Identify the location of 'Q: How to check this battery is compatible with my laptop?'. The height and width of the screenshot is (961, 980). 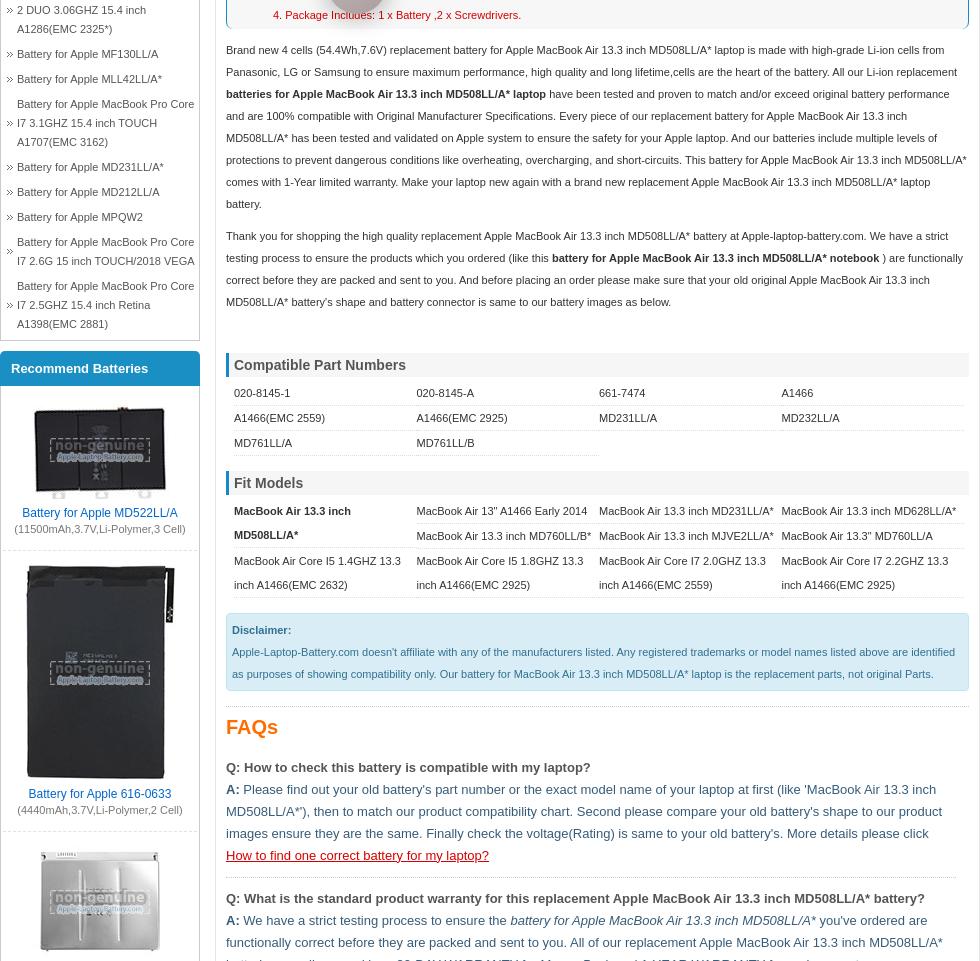
(407, 765).